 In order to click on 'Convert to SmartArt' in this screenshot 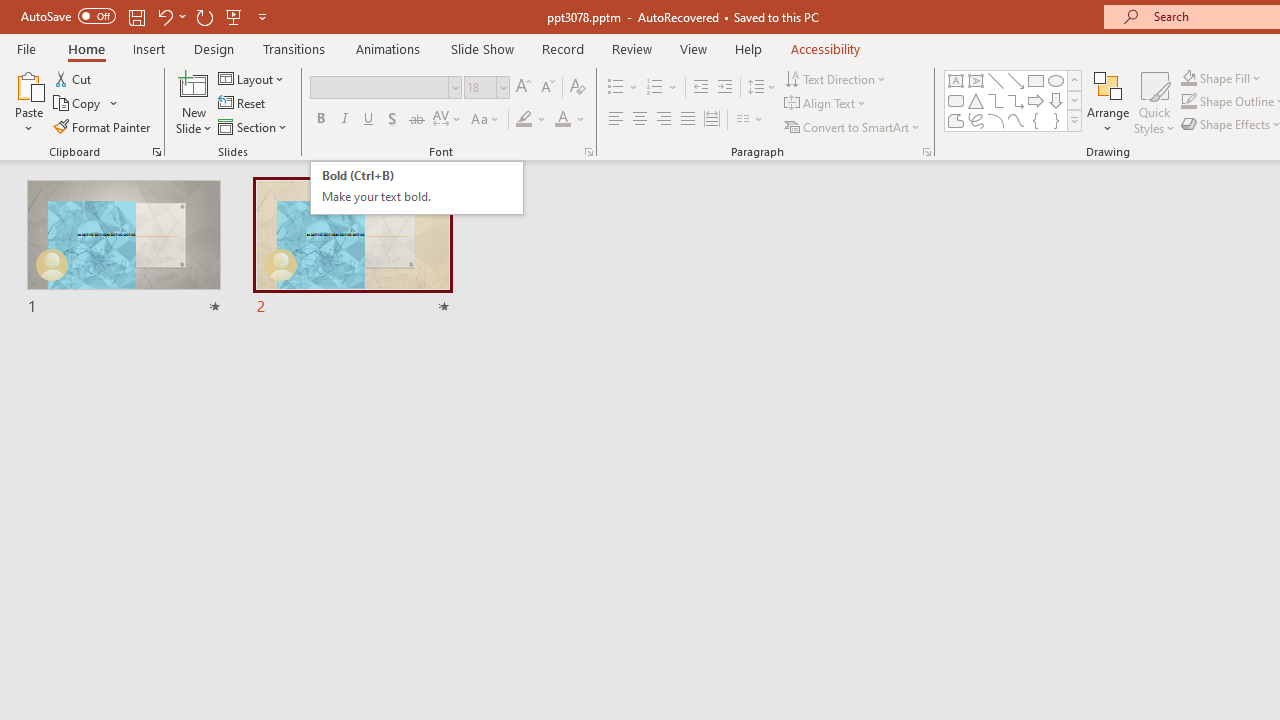, I will do `click(853, 127)`.